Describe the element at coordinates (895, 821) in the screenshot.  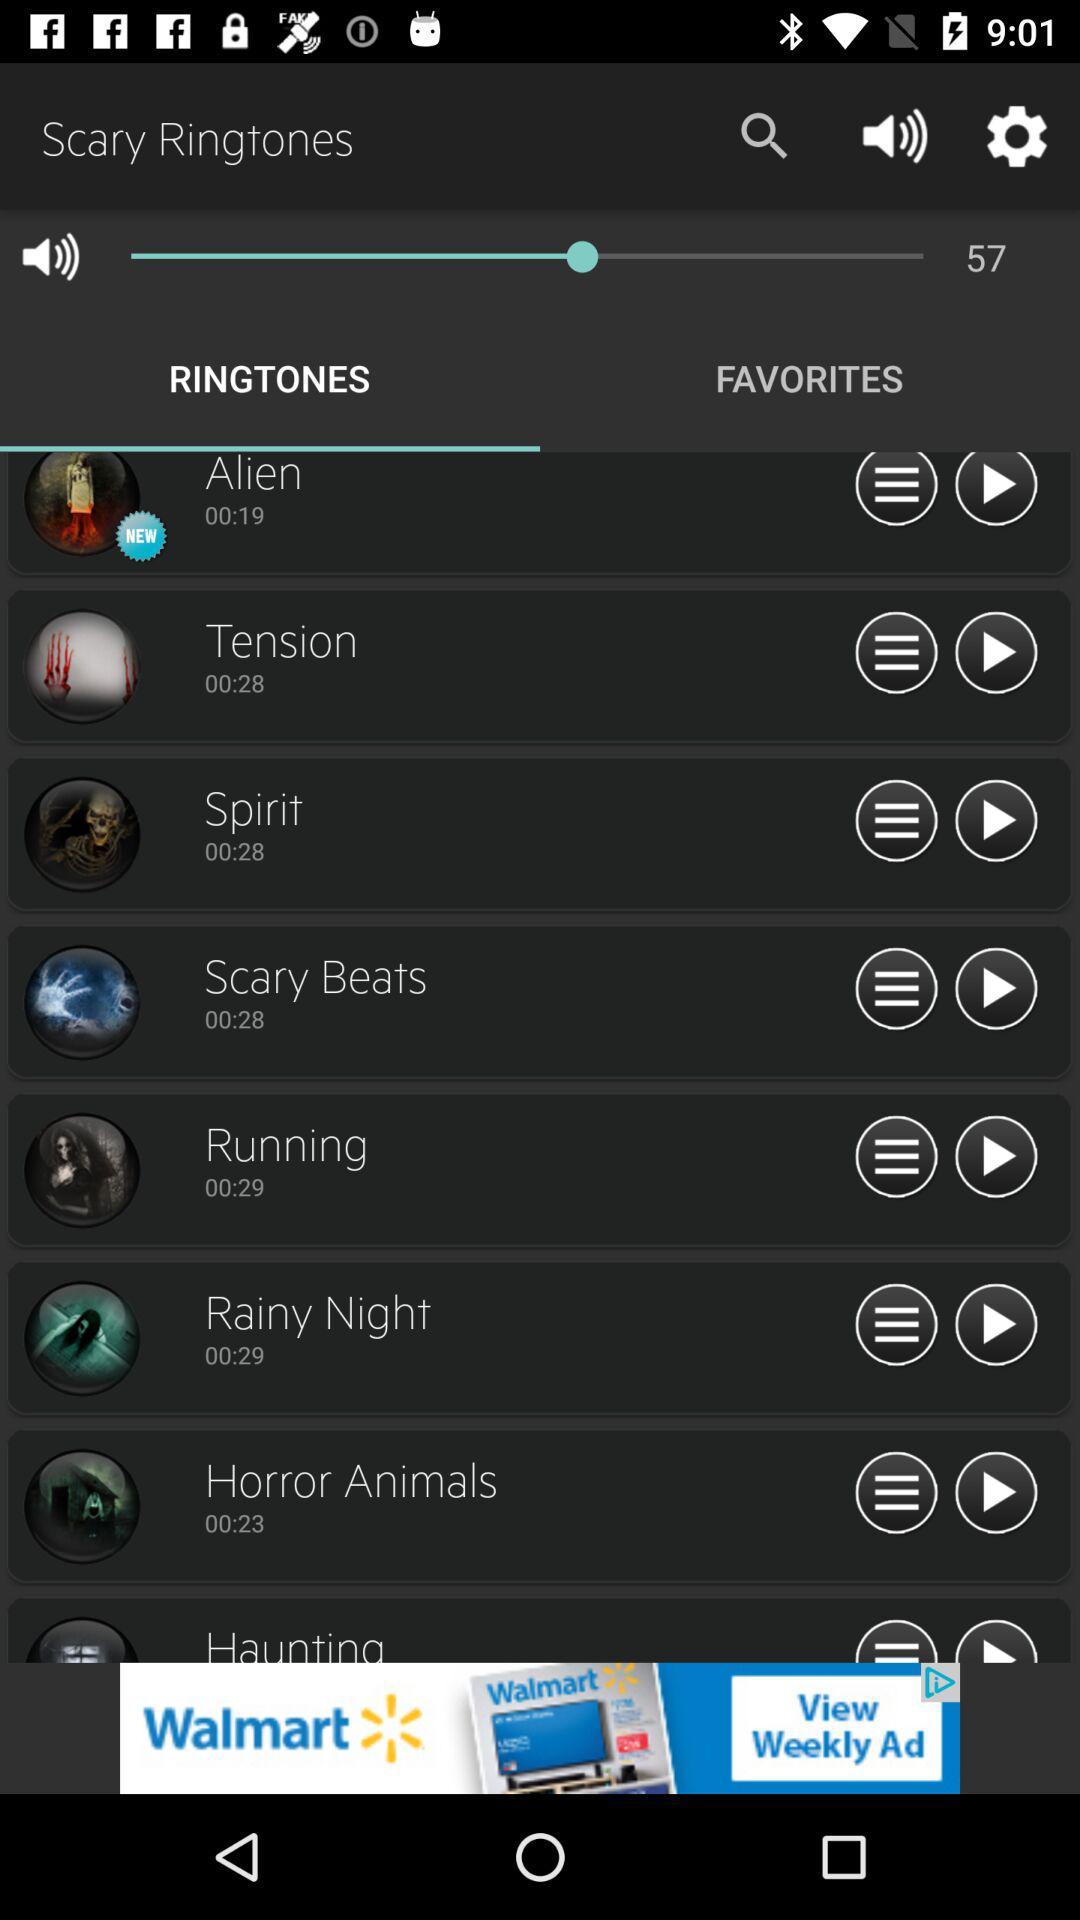
I see `home` at that location.